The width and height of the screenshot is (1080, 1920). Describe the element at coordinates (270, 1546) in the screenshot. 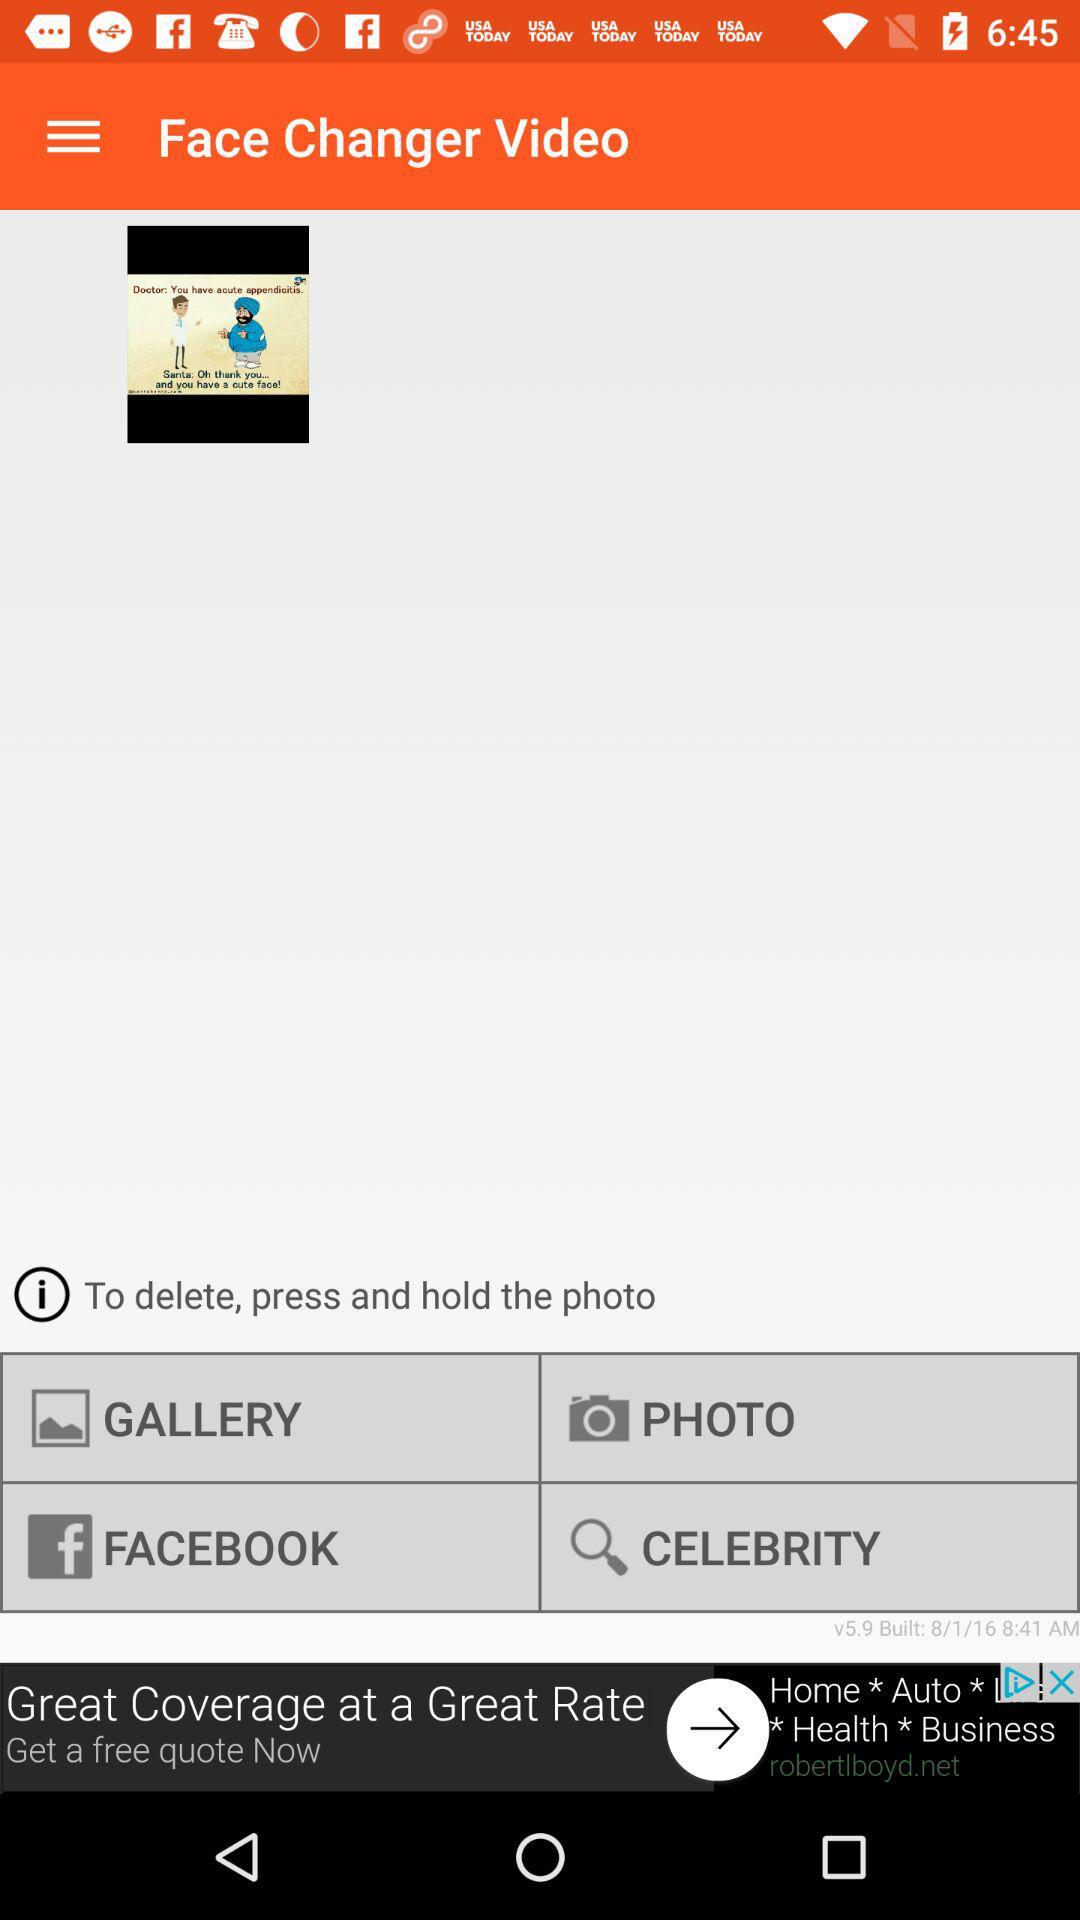

I see `the facebook` at that location.